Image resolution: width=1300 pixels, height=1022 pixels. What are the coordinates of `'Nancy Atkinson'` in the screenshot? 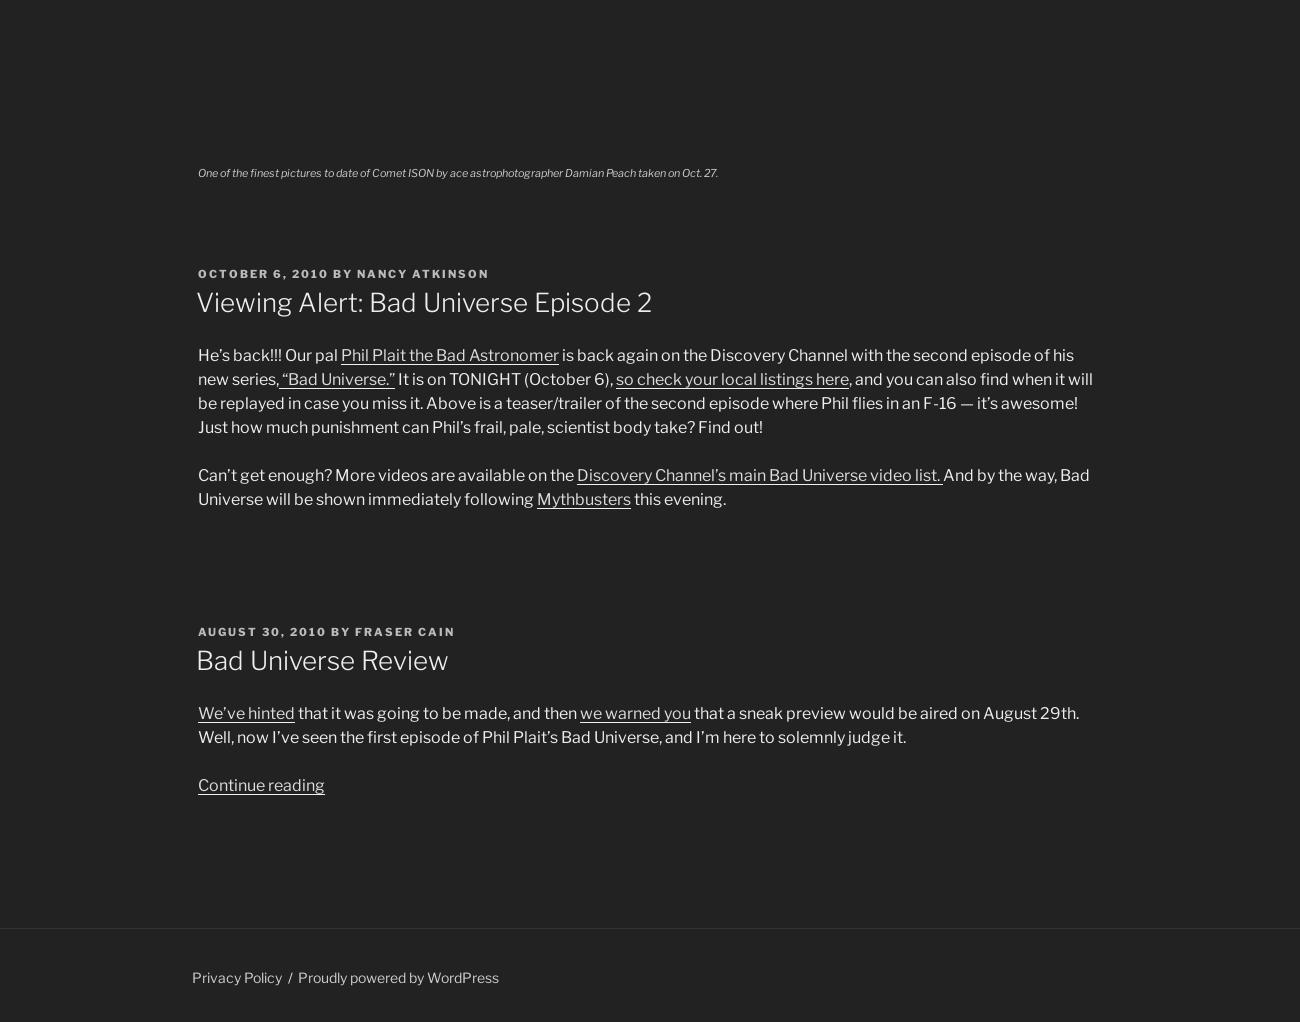 It's located at (423, 272).